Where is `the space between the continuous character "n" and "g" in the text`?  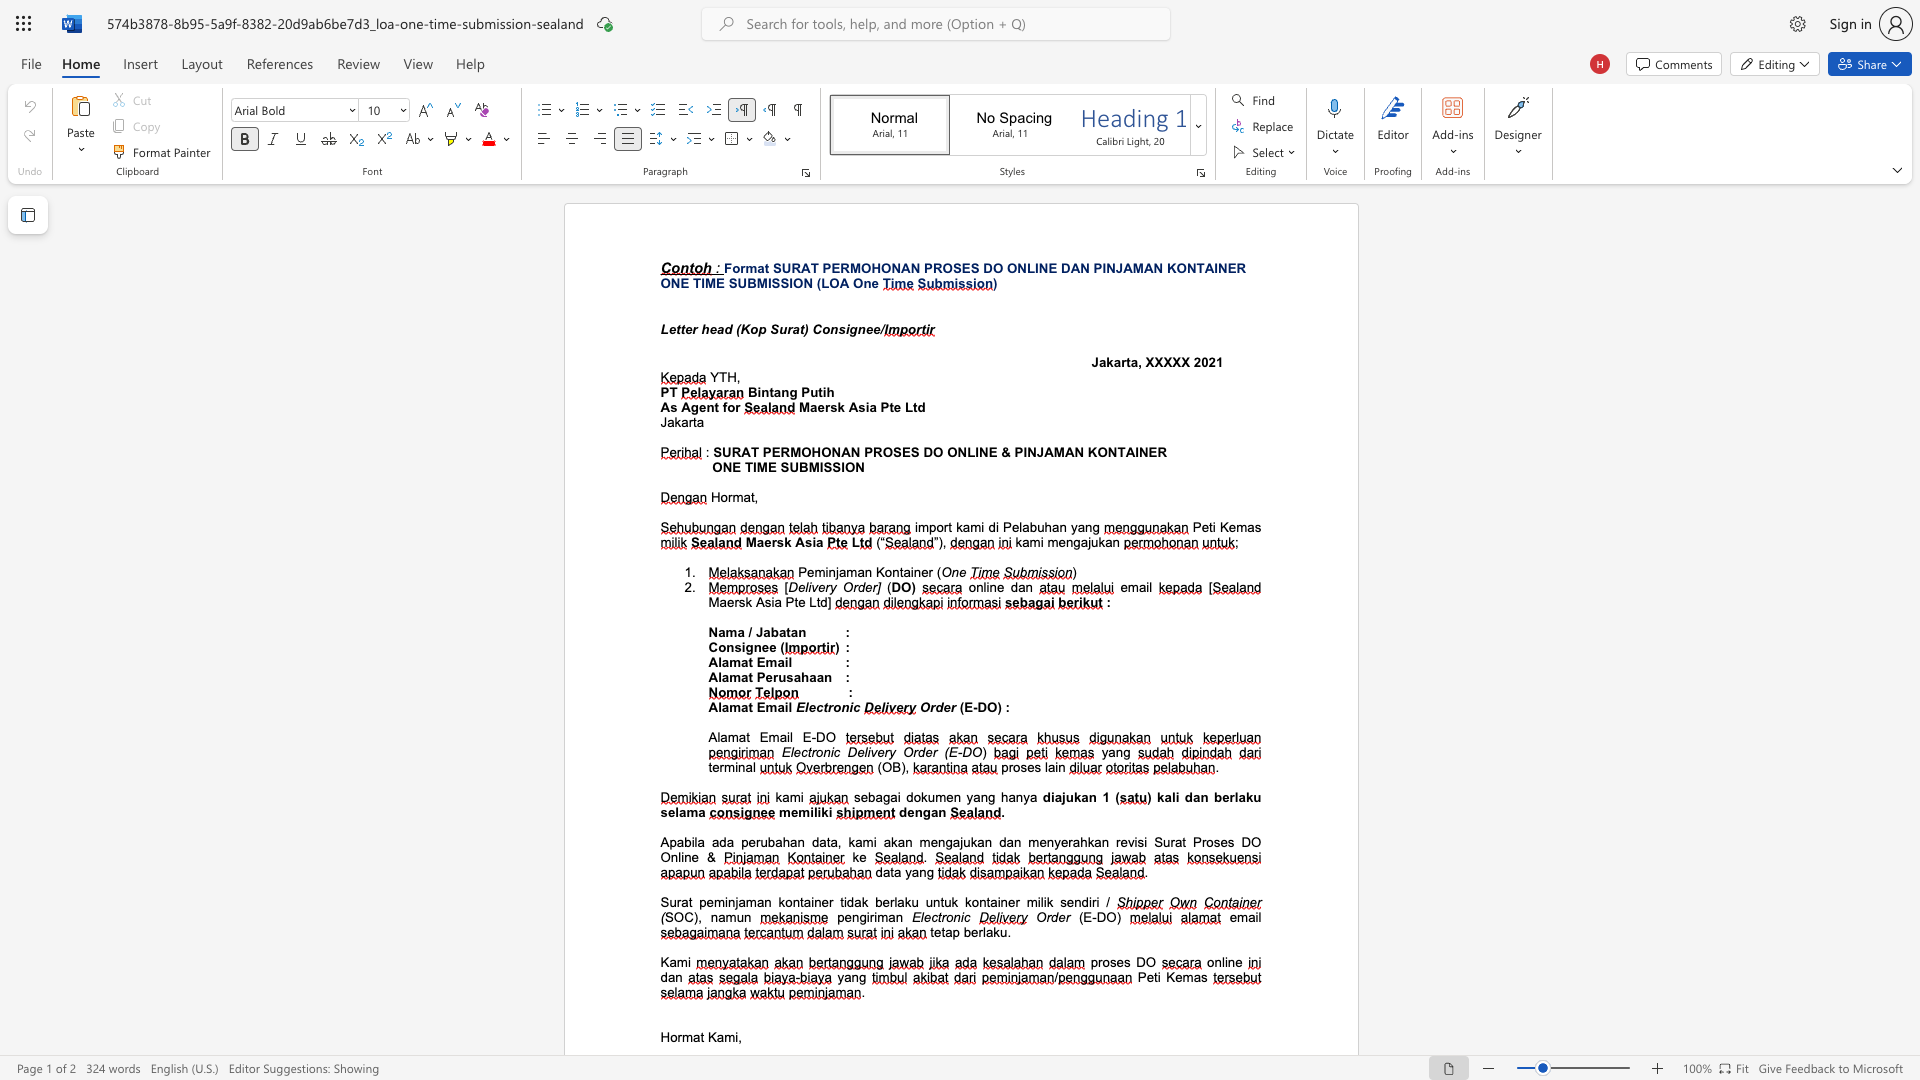
the space between the continuous character "n" and "g" in the text is located at coordinates (1091, 526).